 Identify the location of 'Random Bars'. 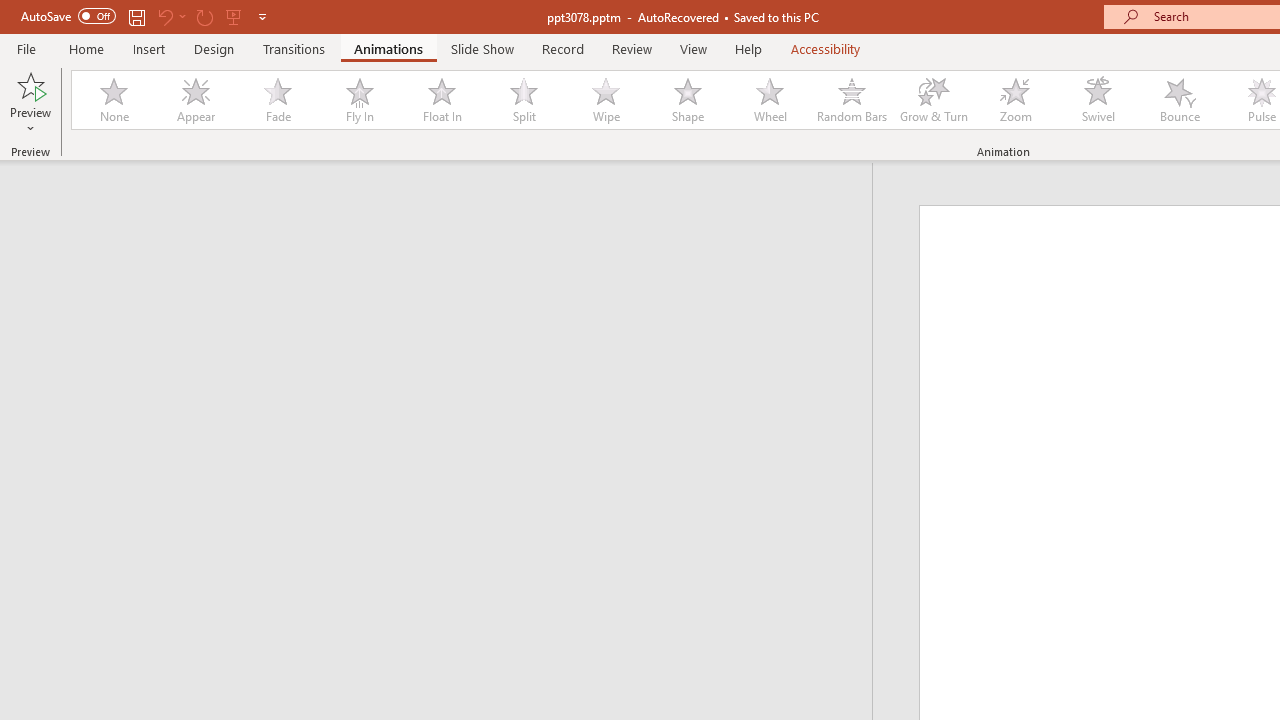
(852, 100).